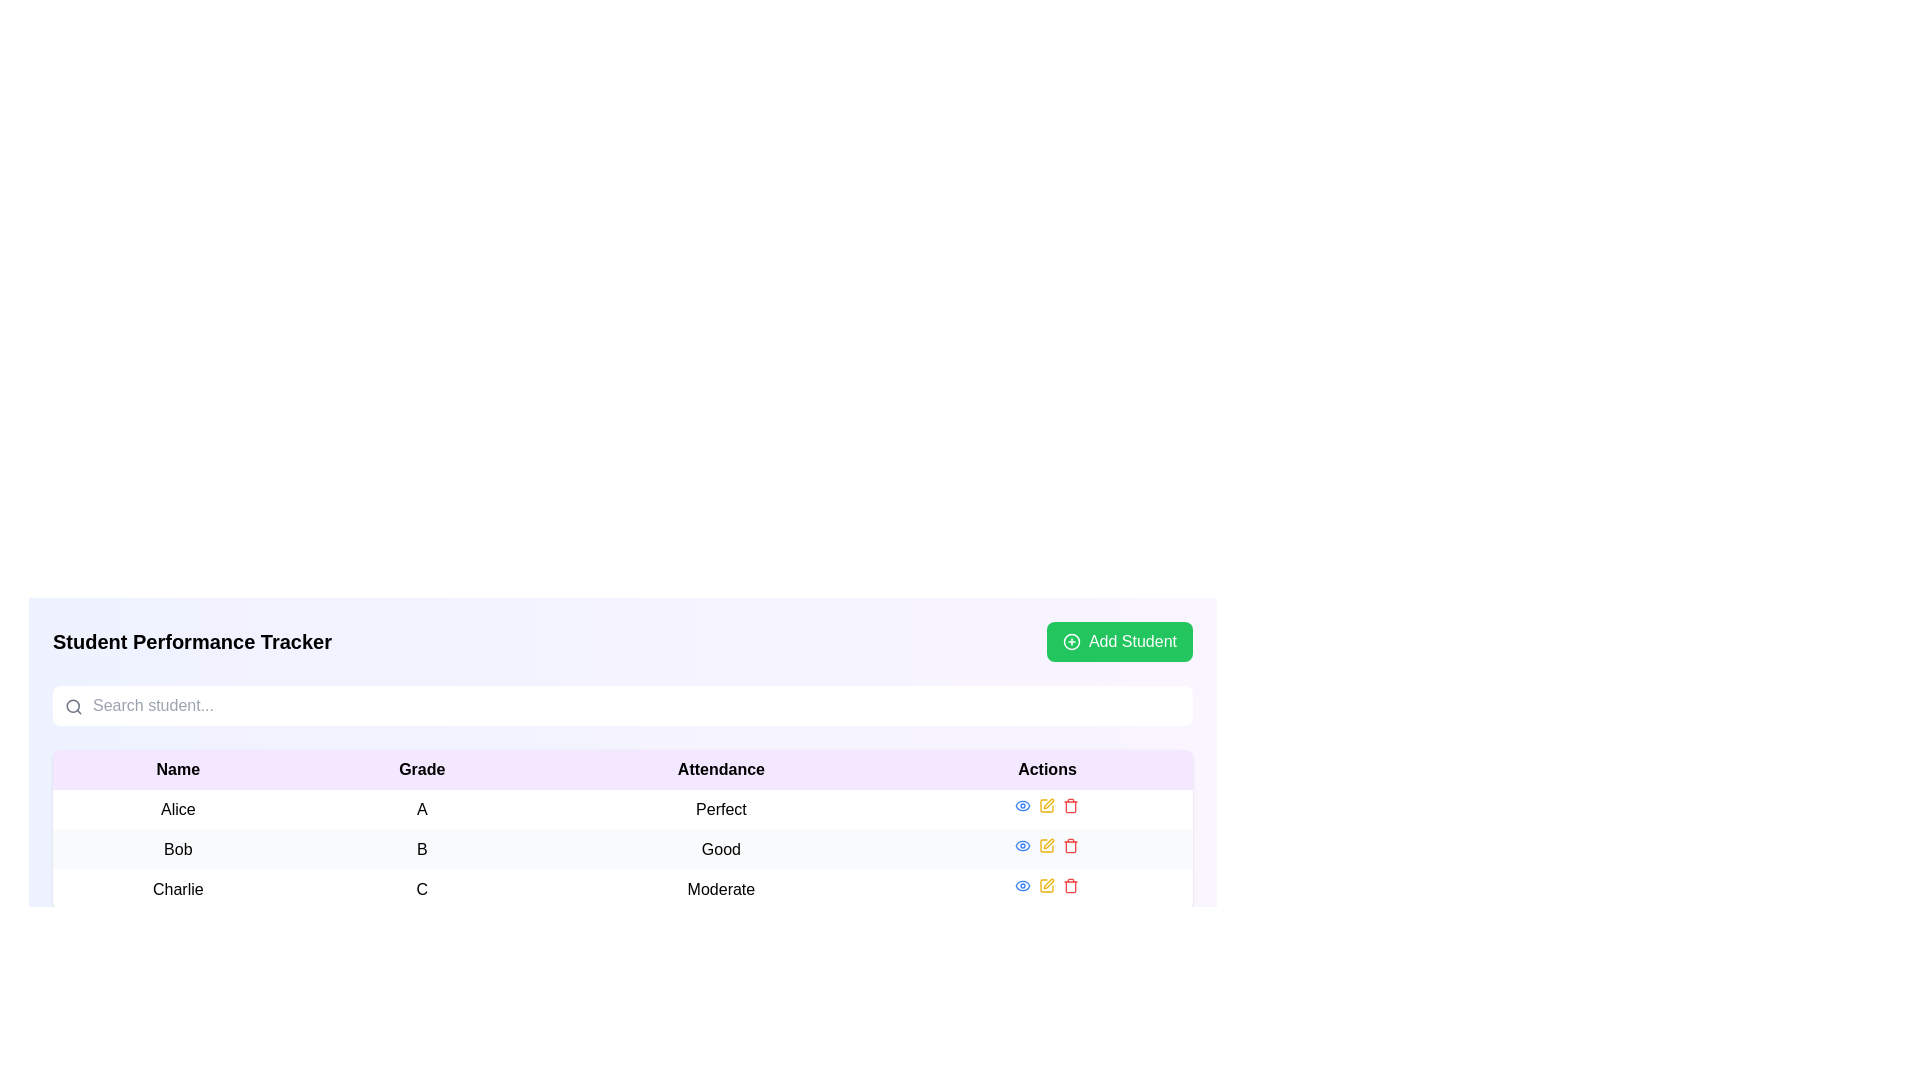  Describe the element at coordinates (1046, 845) in the screenshot. I see `the blue eye icon in the Actions column of the table for the row corresponding to 'Good' attendance` at that location.